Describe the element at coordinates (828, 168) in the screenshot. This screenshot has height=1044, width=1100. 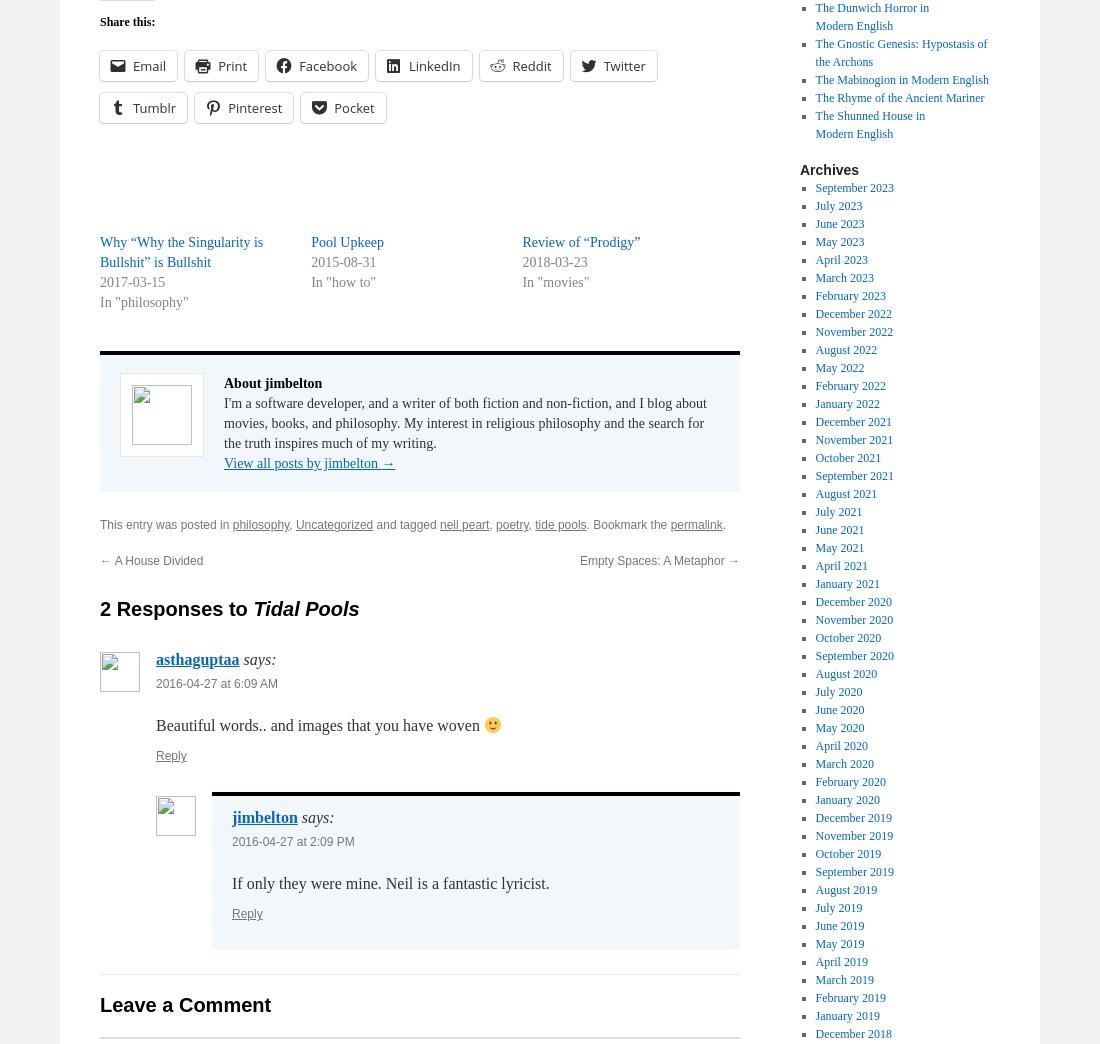
I see `'Archives'` at that location.